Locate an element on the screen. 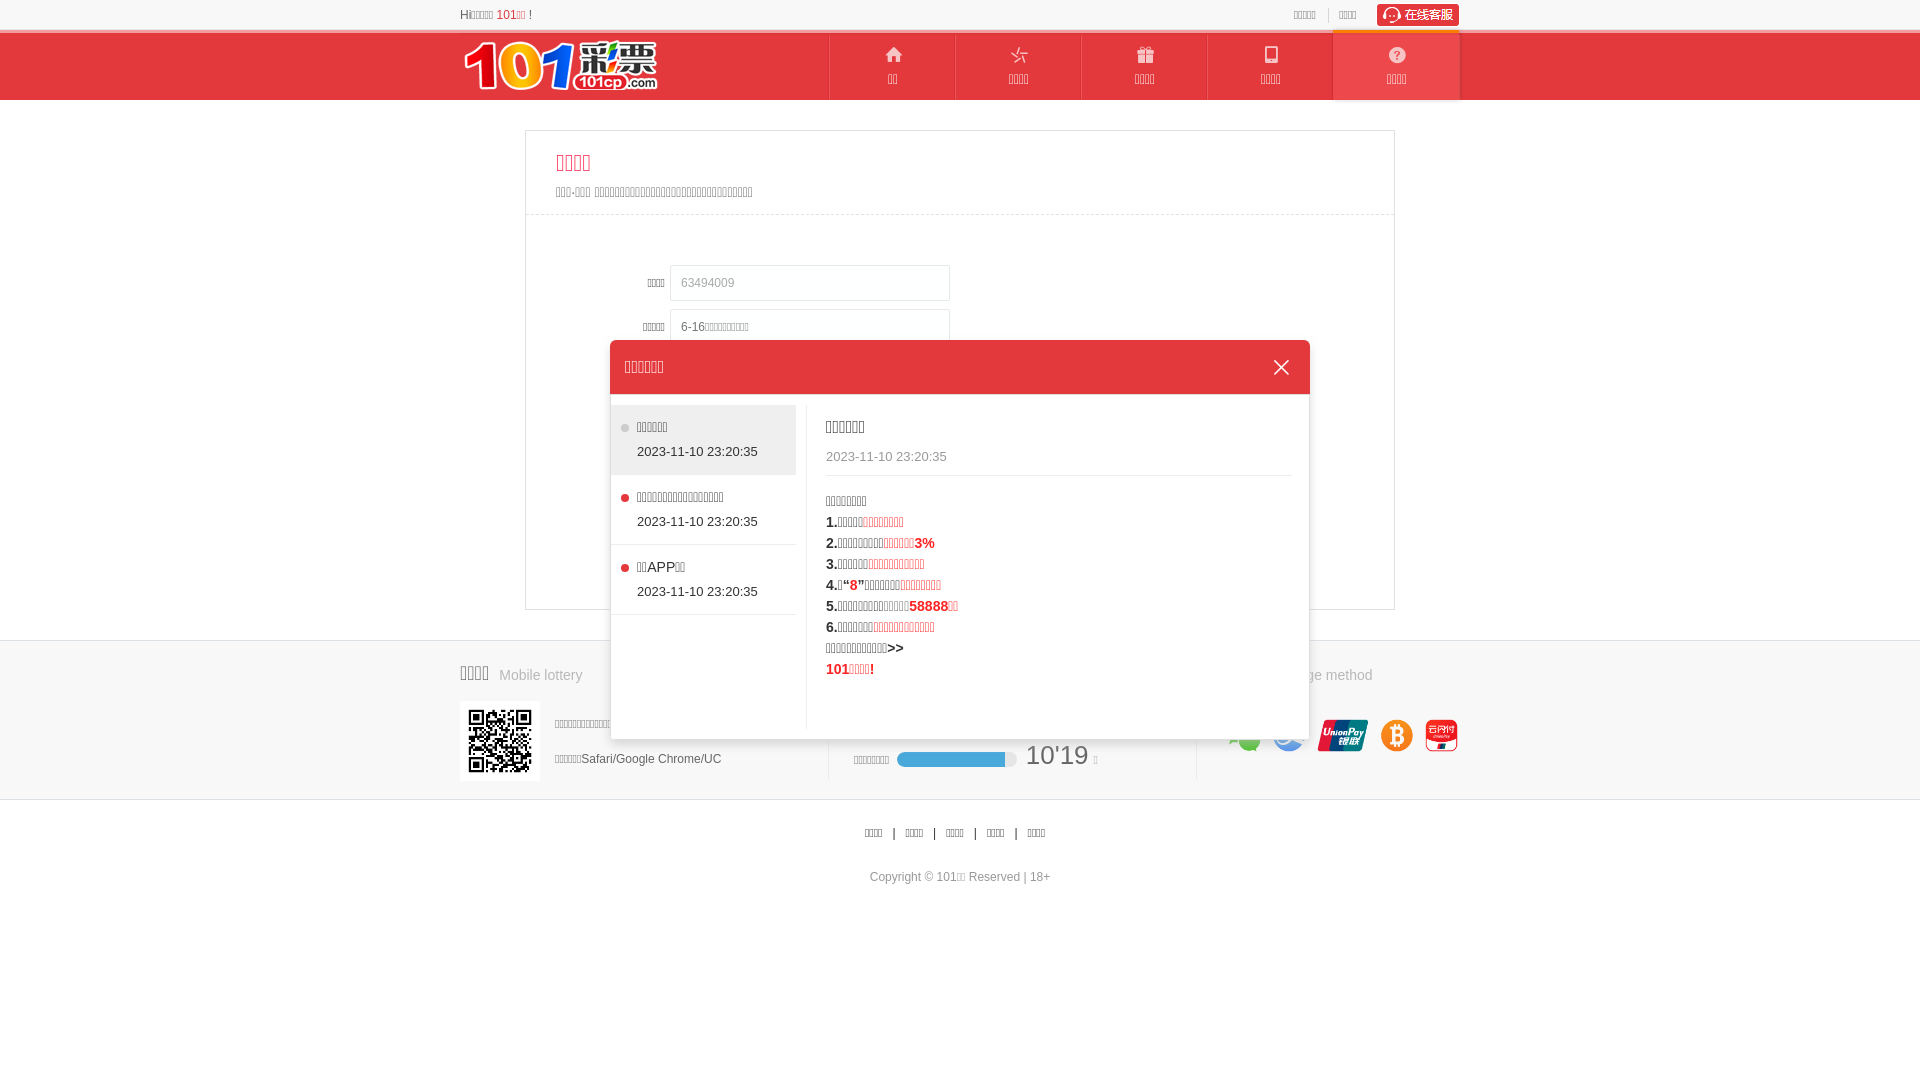  '|' is located at coordinates (975, 833).